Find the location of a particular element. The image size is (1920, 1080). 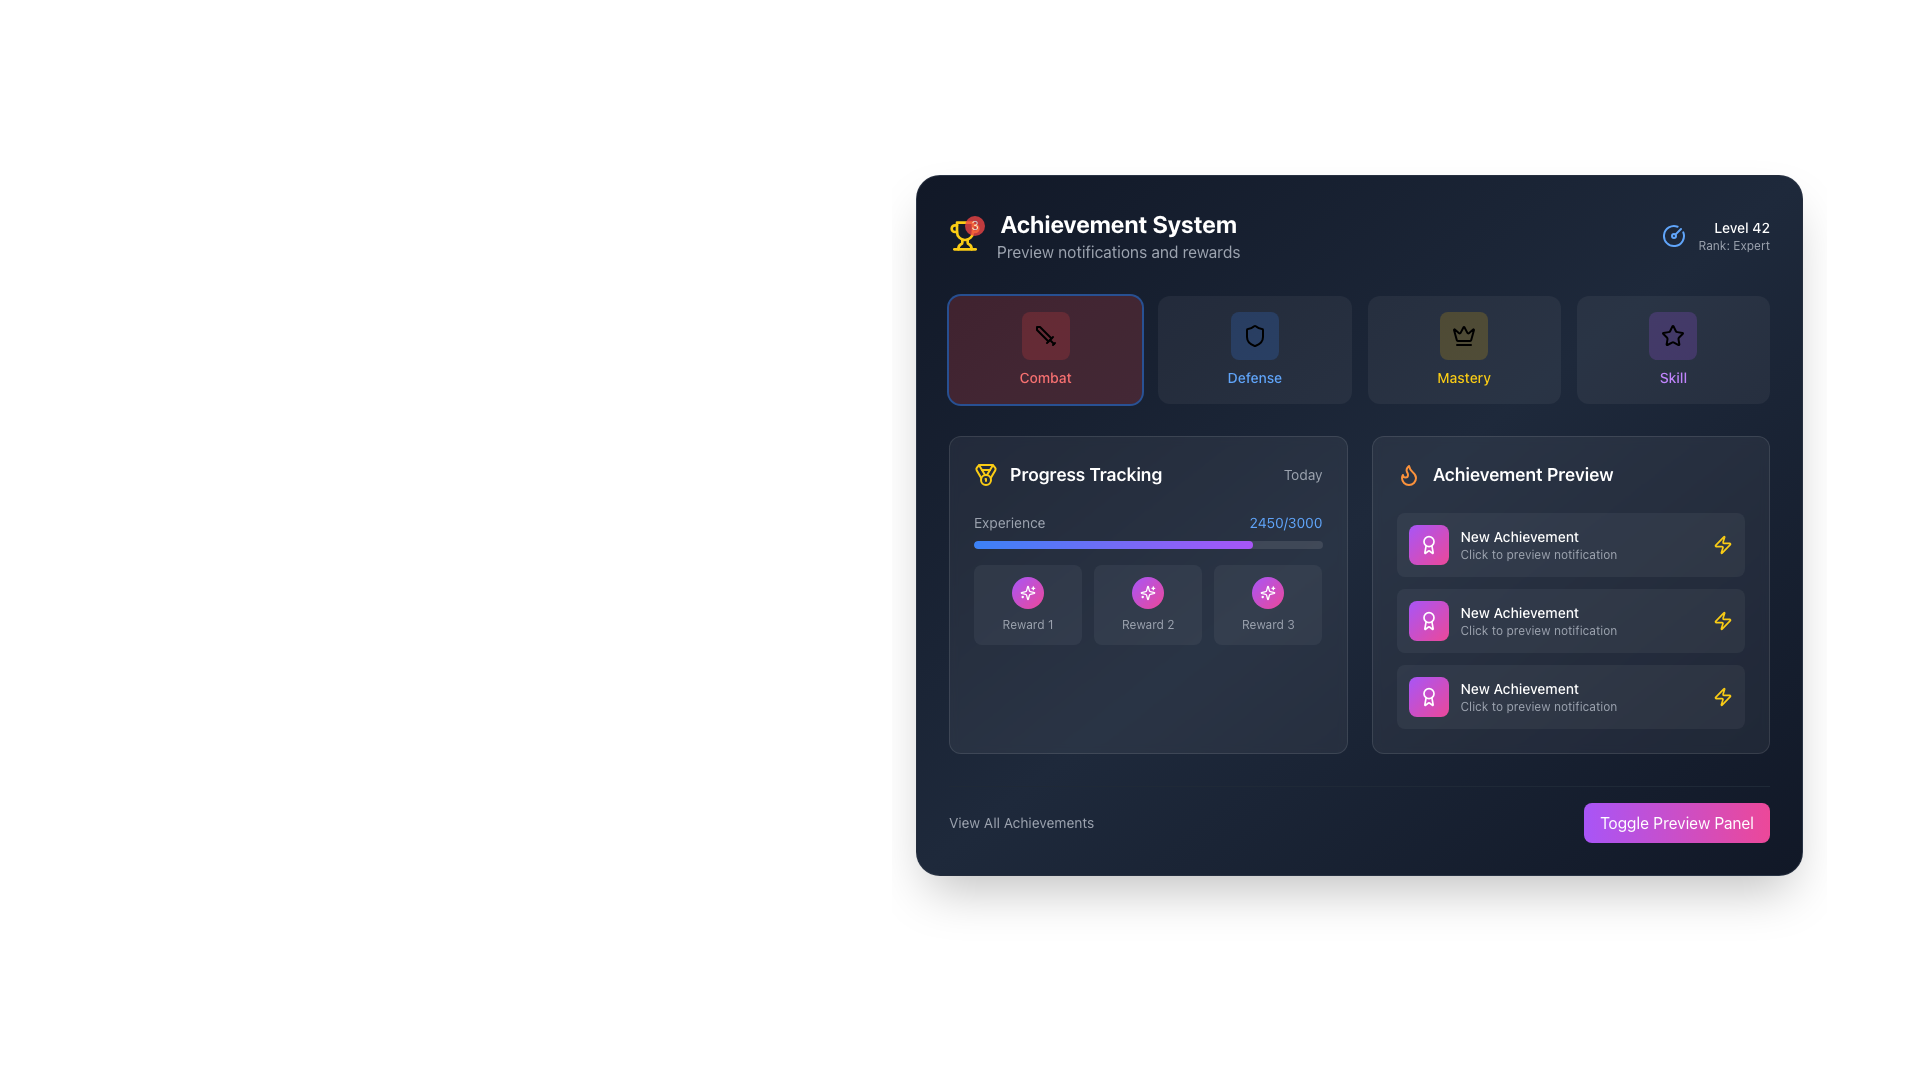

the label element that reads 'Click is located at coordinates (1579, 631).